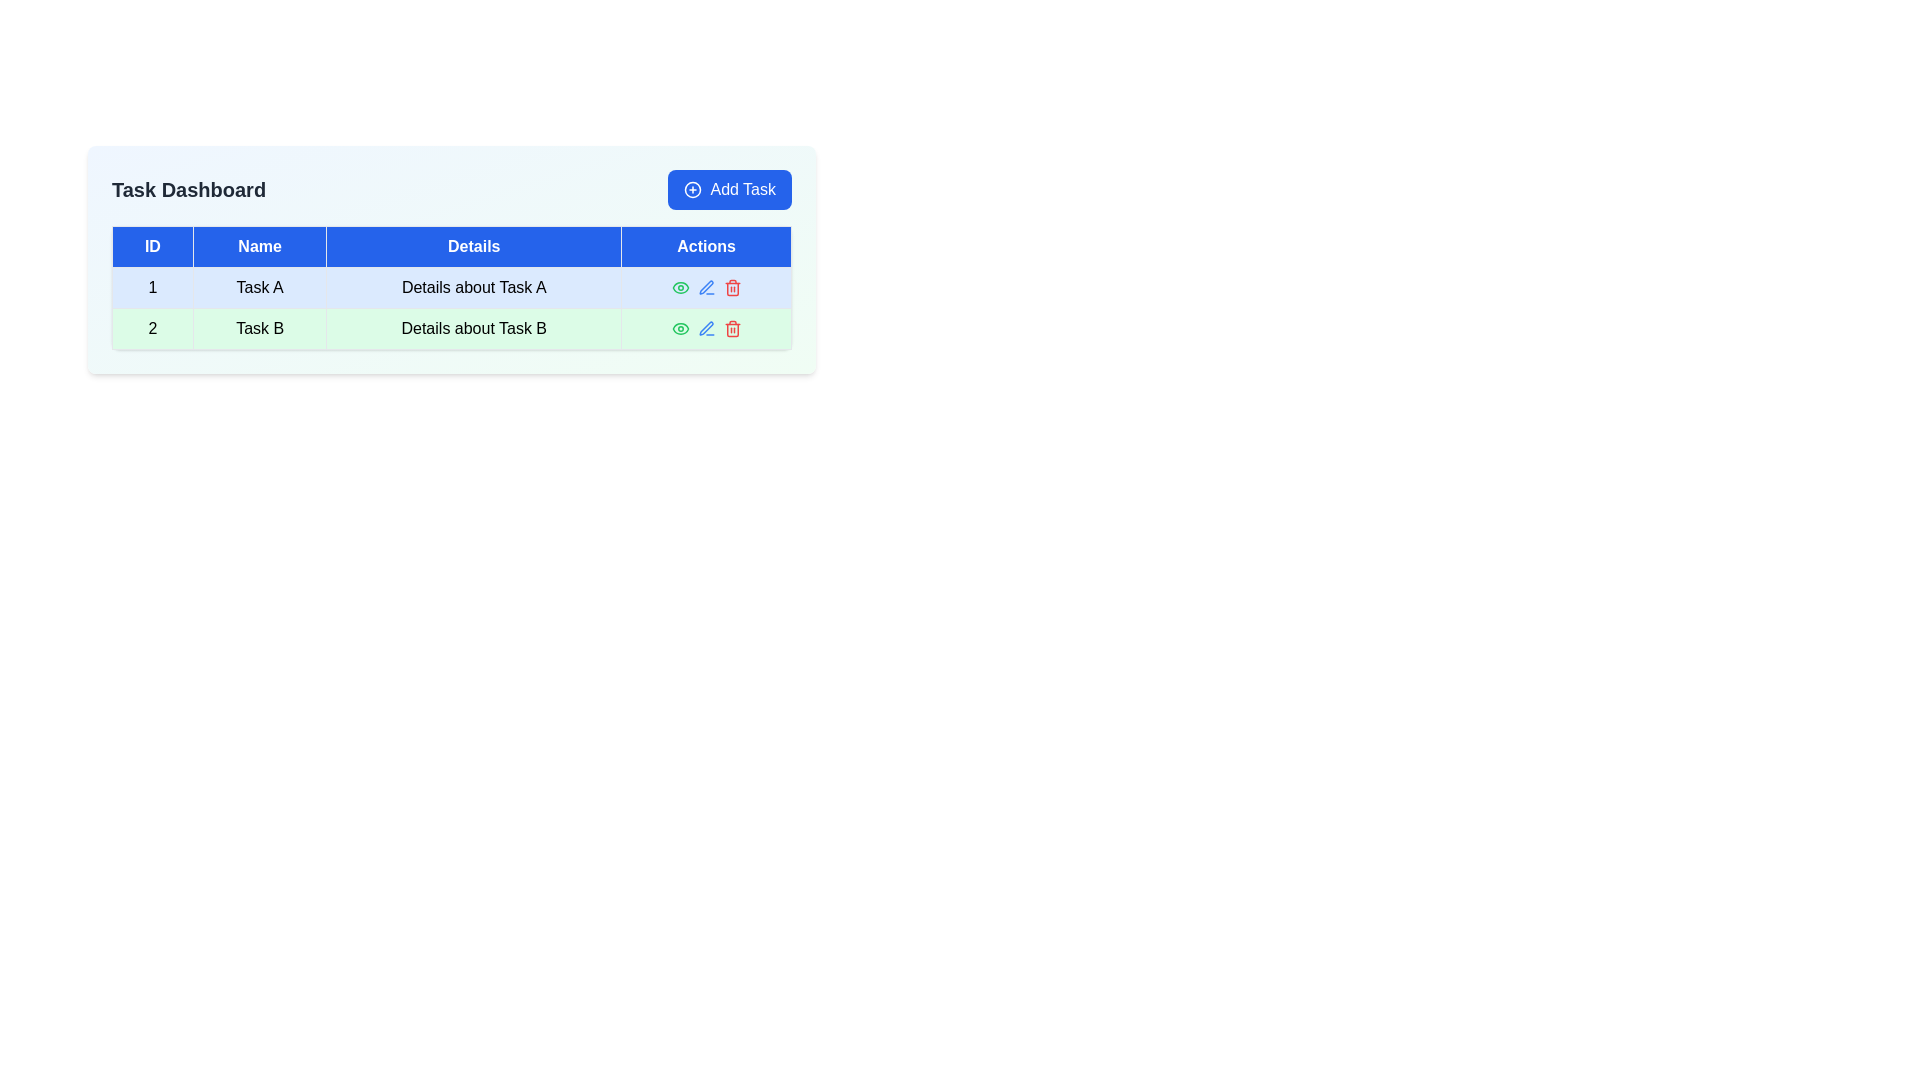  I want to click on the blue header row of the table containing the column titles 'ID', 'Name', 'Details', and 'Actions', so click(450, 245).